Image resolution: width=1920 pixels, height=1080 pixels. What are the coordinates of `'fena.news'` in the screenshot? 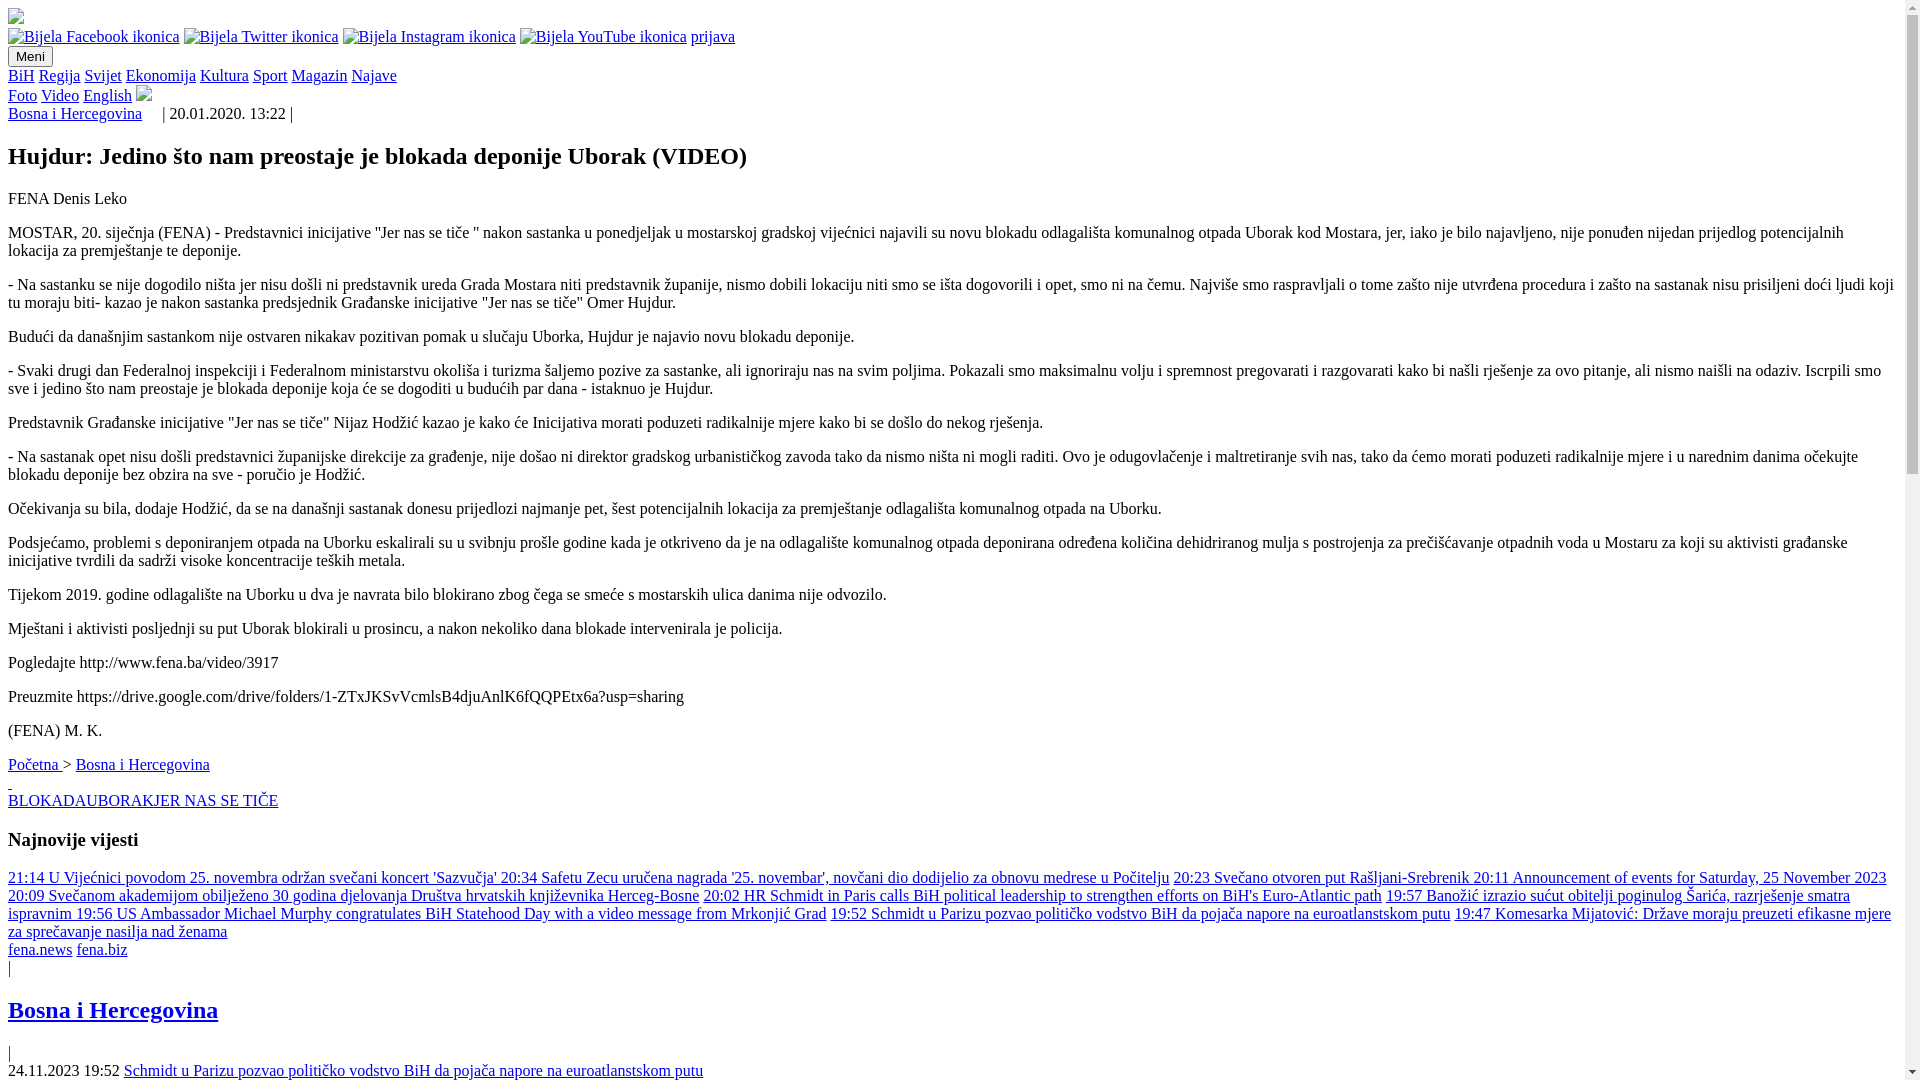 It's located at (39, 948).